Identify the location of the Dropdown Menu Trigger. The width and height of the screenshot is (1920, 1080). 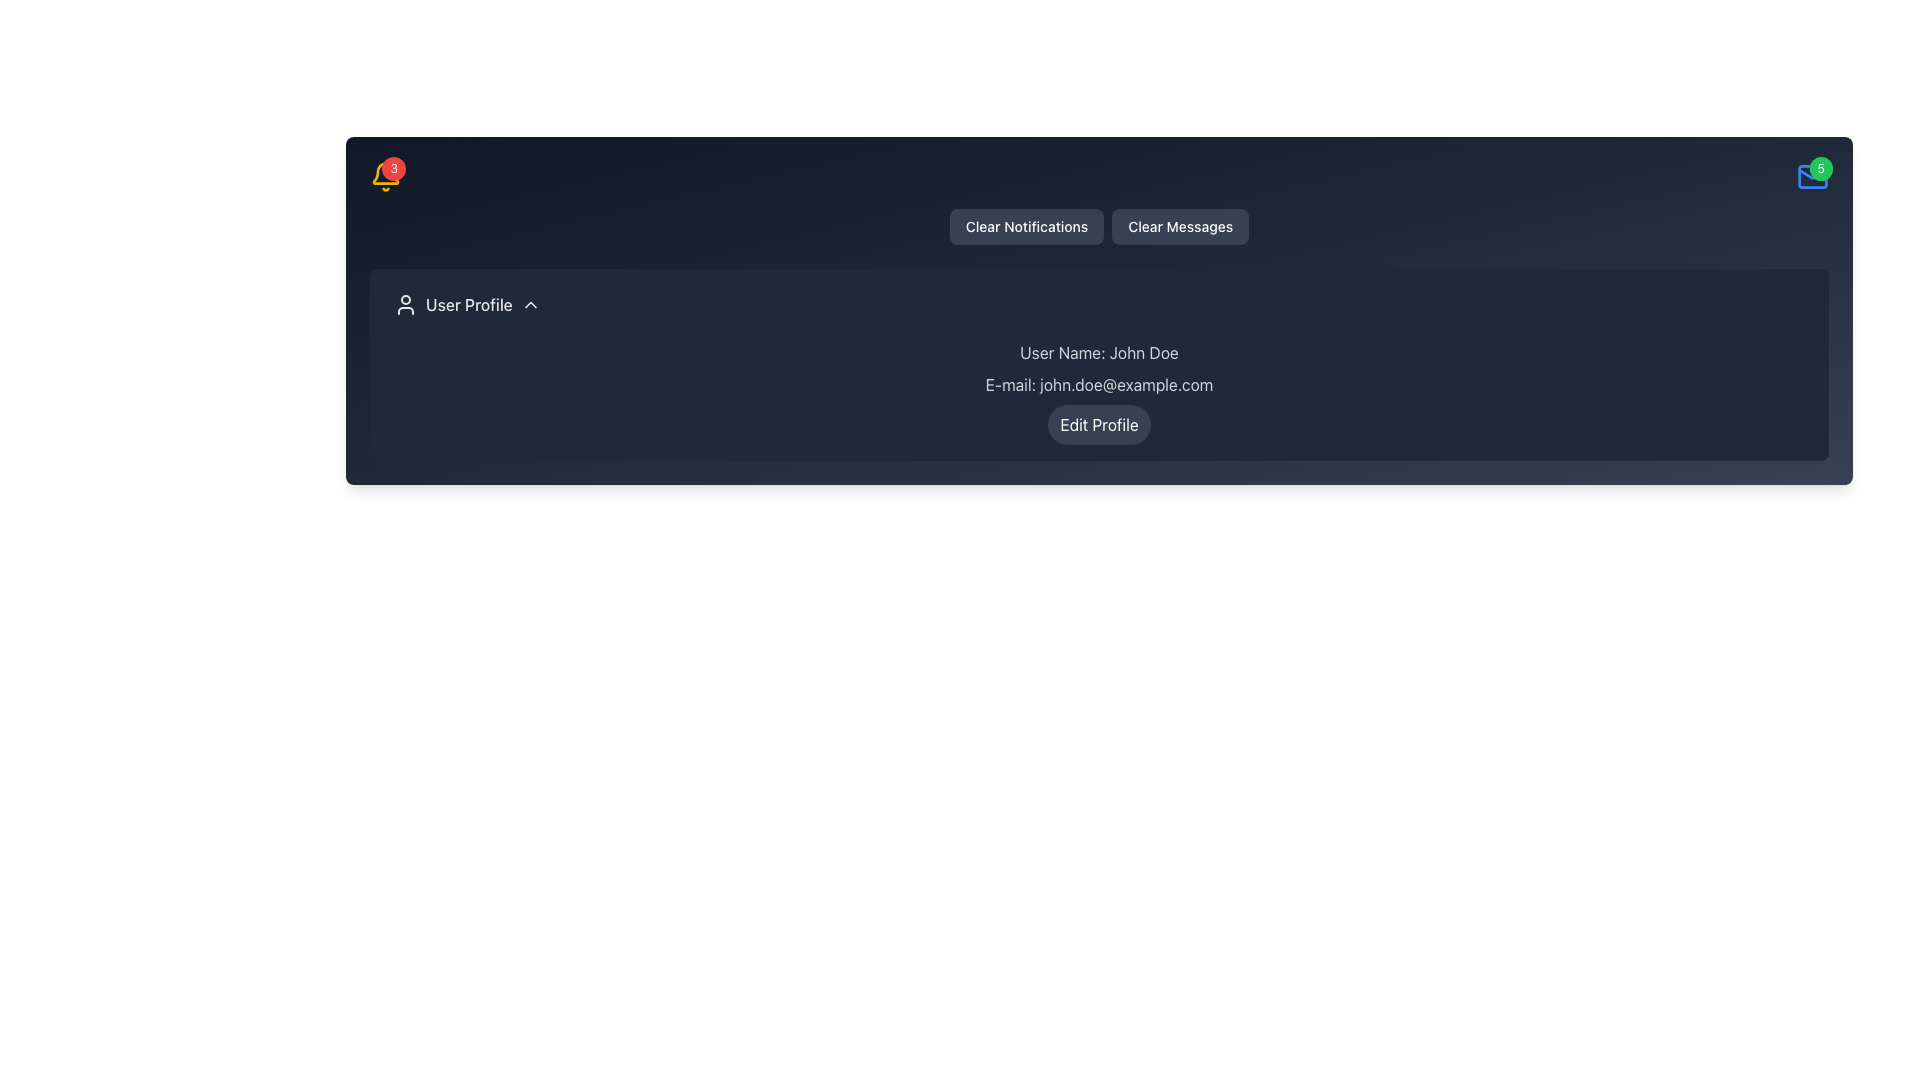
(1098, 304).